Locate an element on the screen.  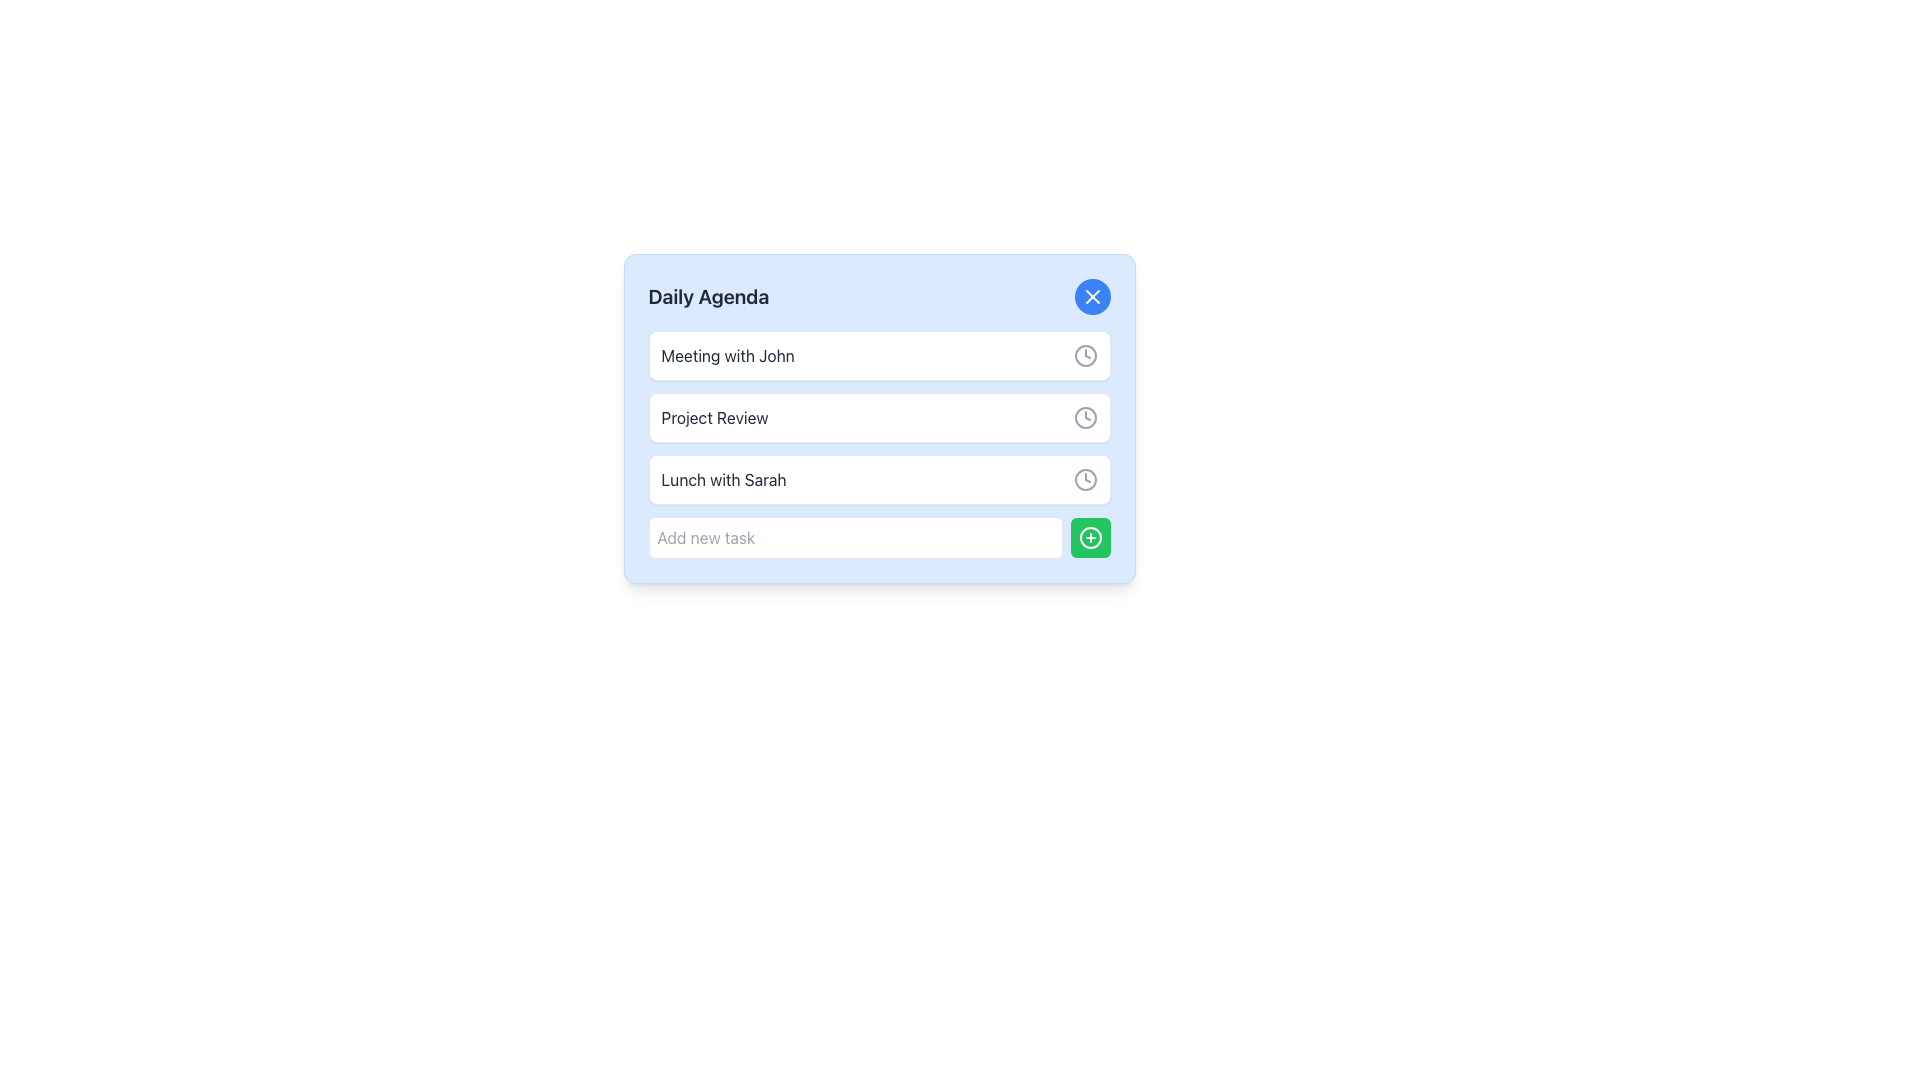
on the 'X' icon located inside the rounded blue button in the top-right corner of the 'Daily Agenda' panel is located at coordinates (1091, 297).